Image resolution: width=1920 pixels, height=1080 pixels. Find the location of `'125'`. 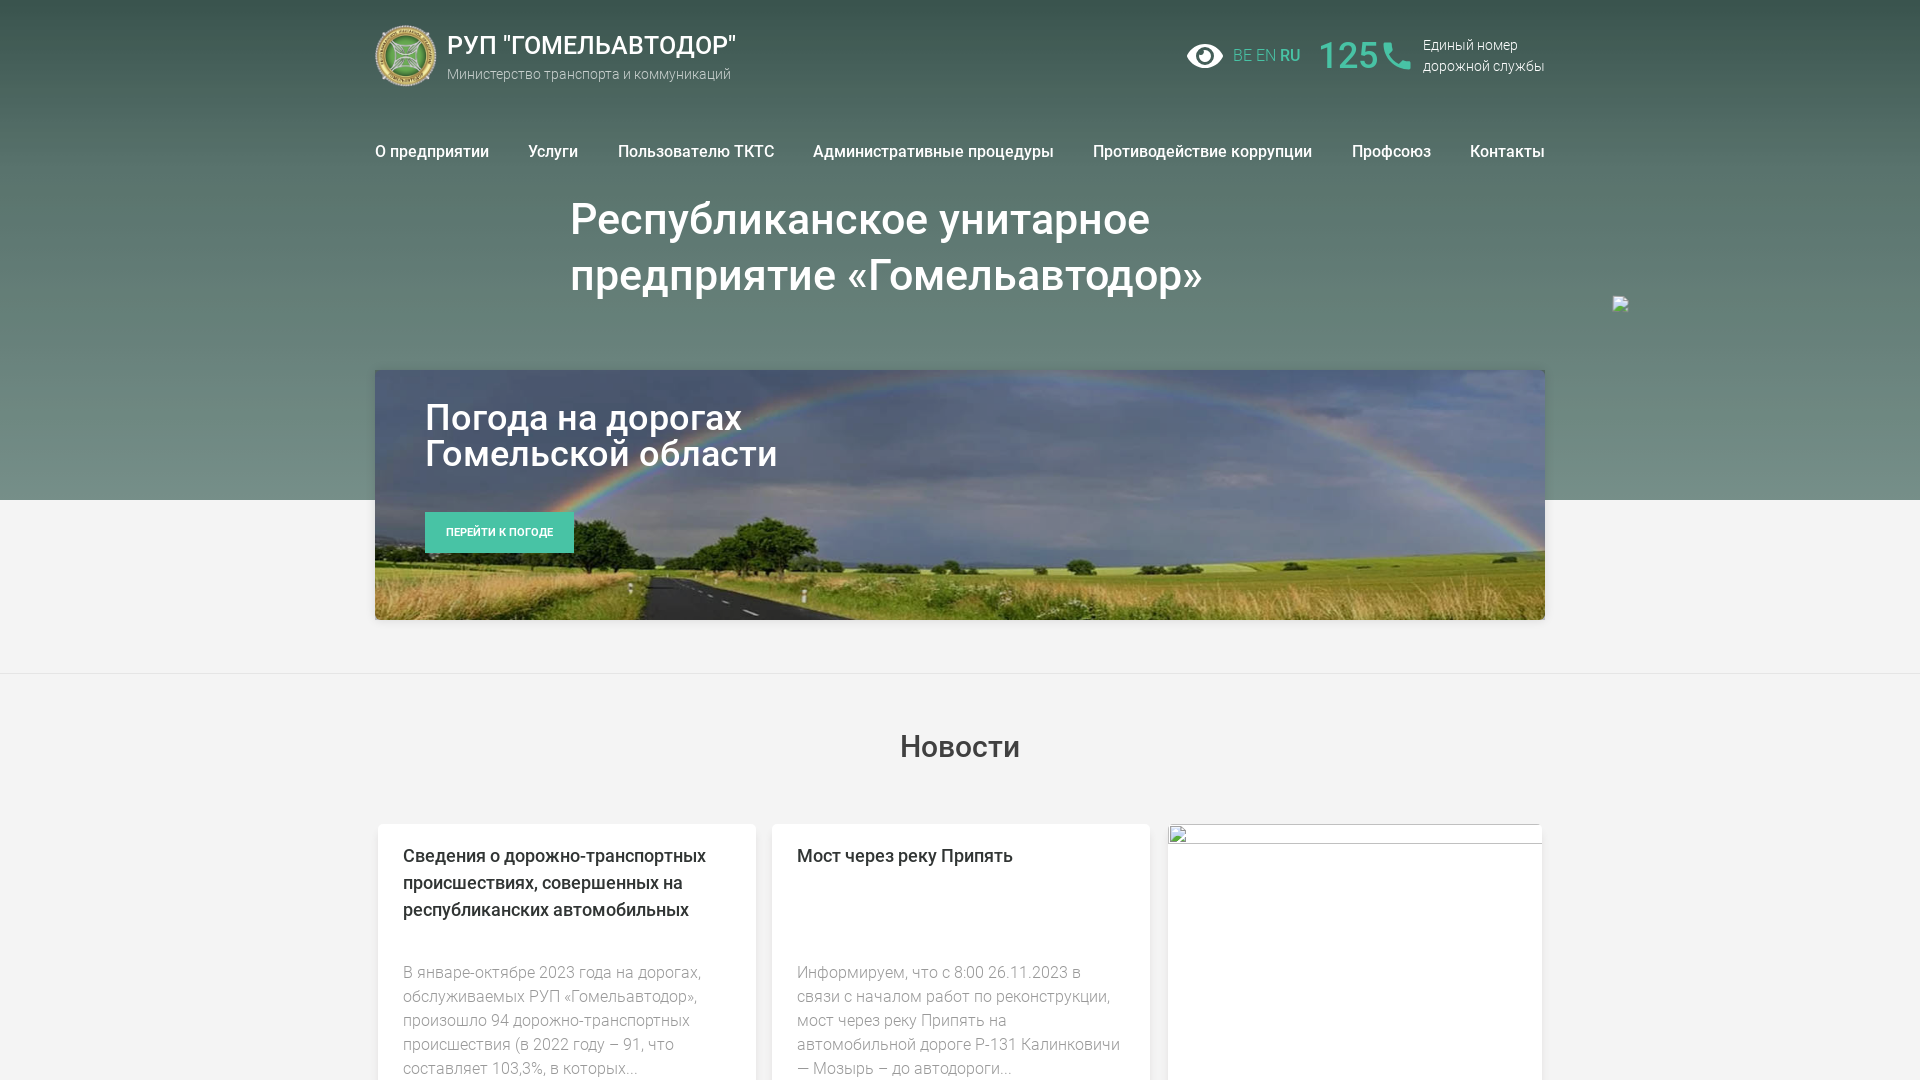

'125' is located at coordinates (1363, 55).